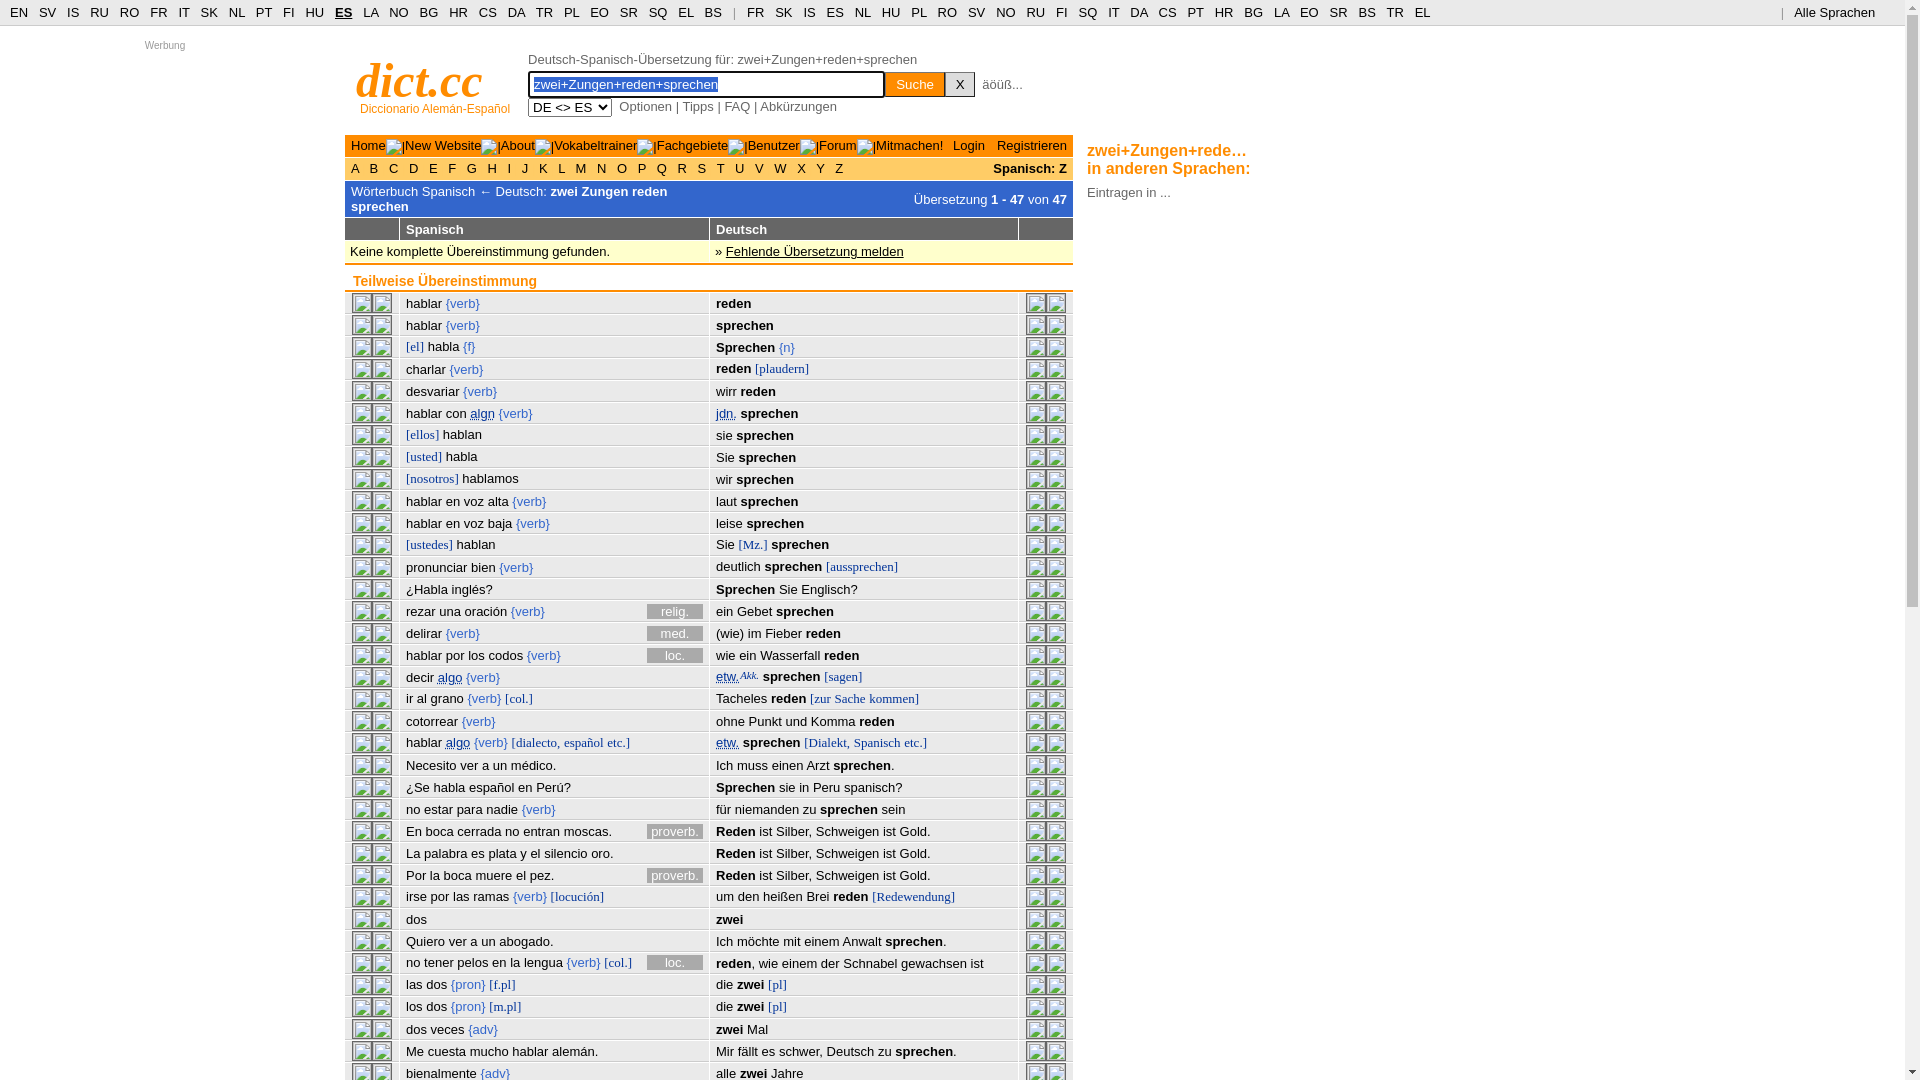 This screenshot has height=1080, width=1920. Describe the element at coordinates (675, 633) in the screenshot. I see `'med.'` at that location.